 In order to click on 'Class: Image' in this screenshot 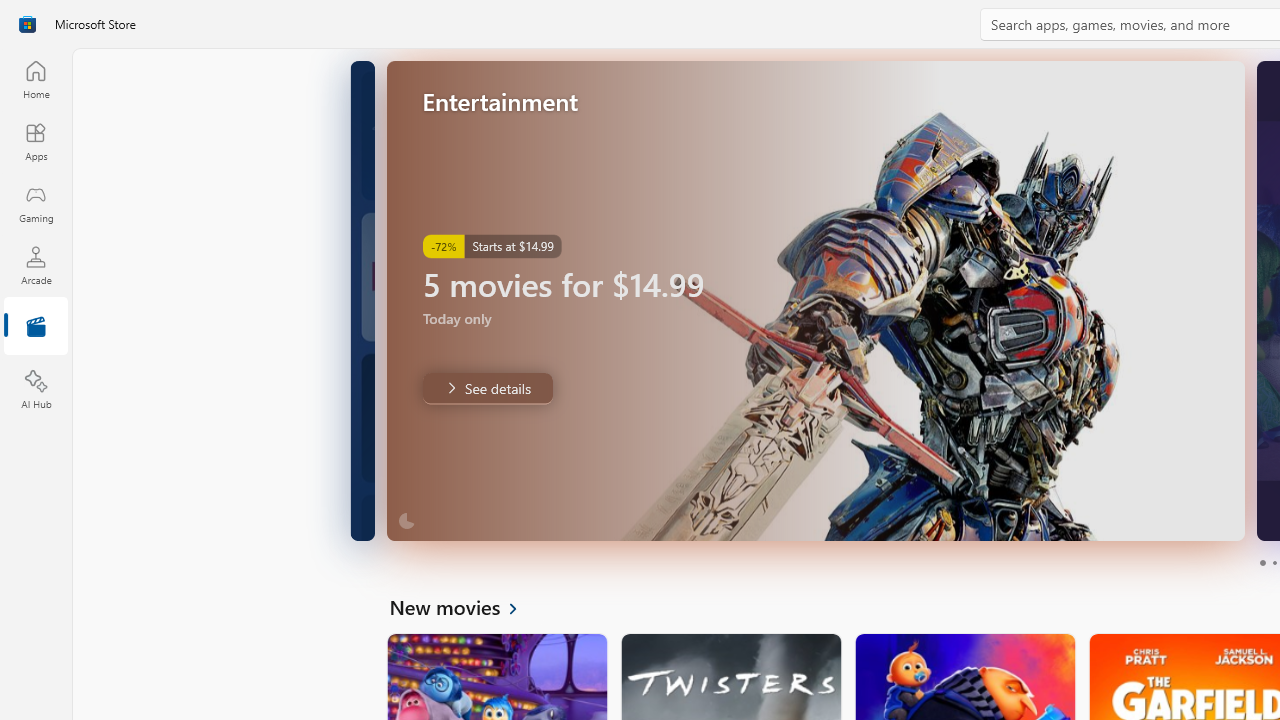, I will do `click(27, 24)`.